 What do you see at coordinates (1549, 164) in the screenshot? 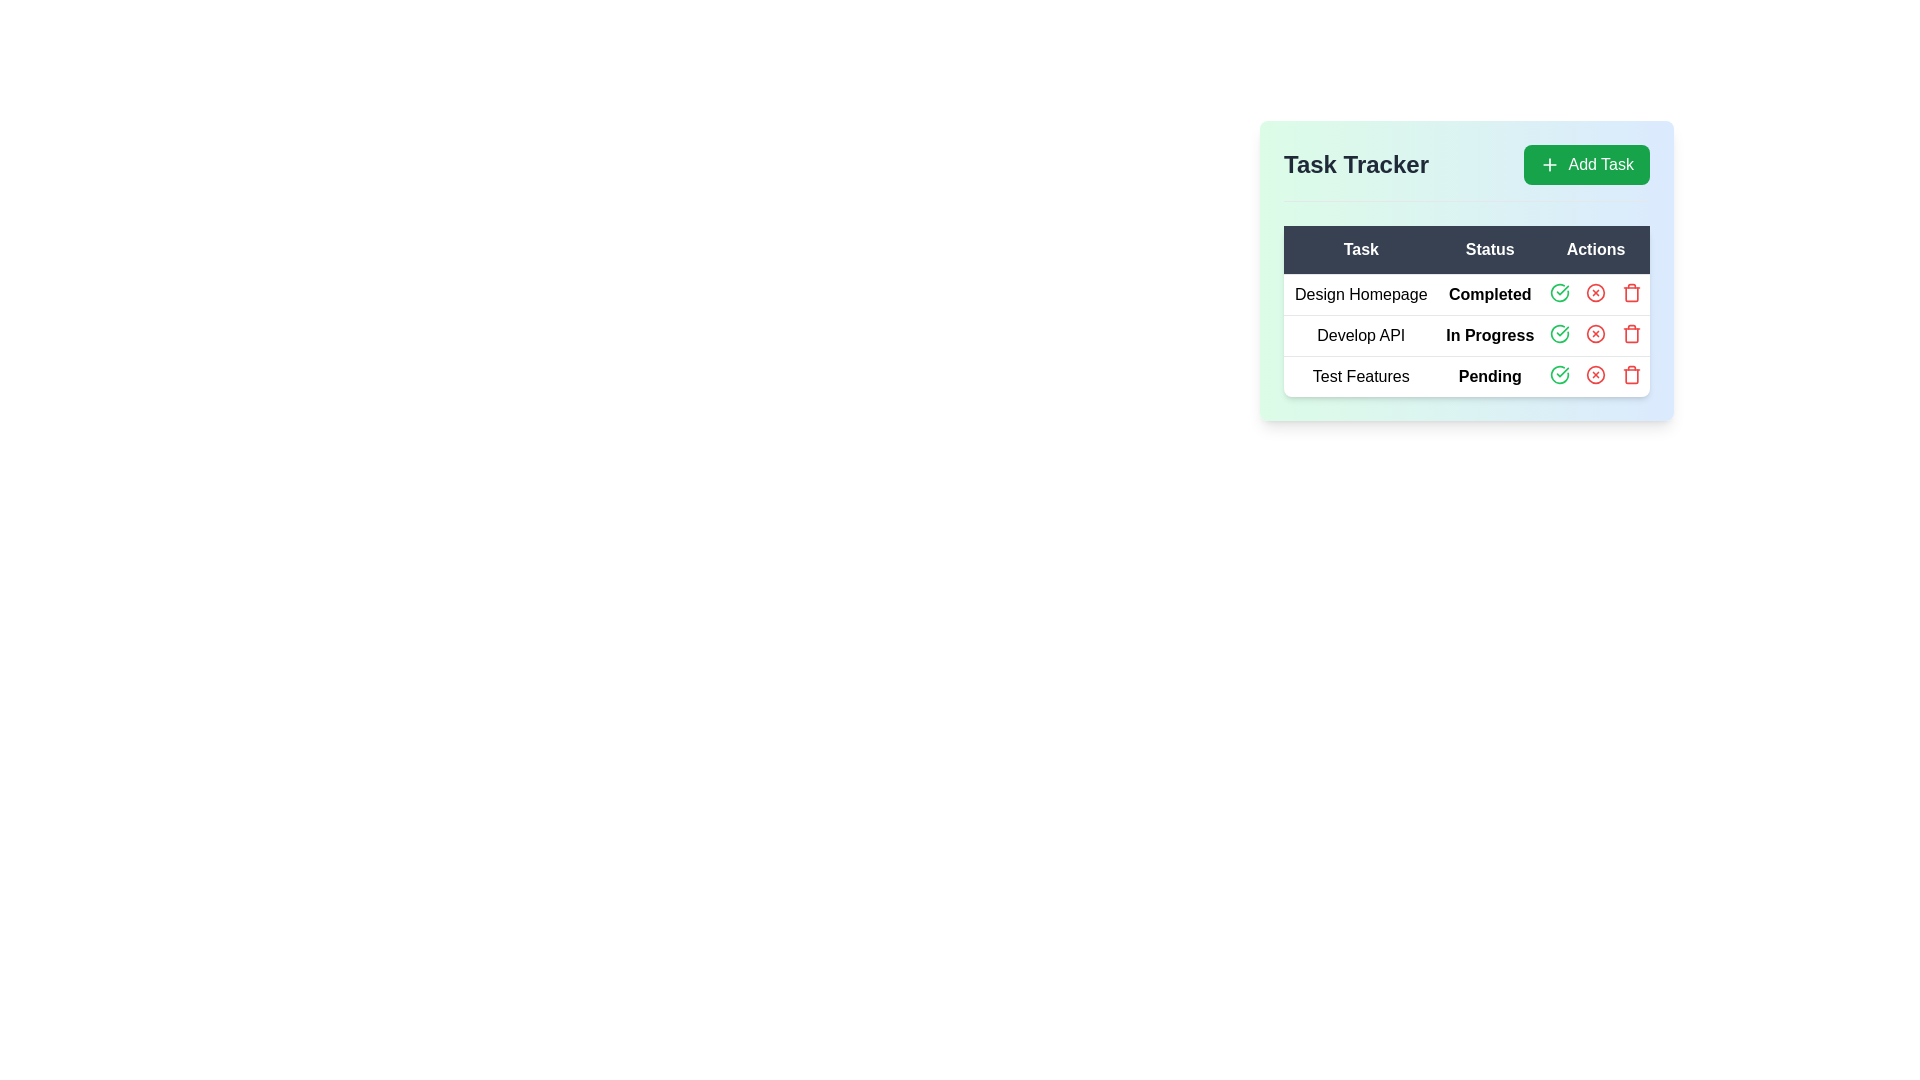
I see `the 'Add' icon inside the green 'Add Task' button located at the top-right corner of the task tracker interface to initiate the add task action` at bounding box center [1549, 164].